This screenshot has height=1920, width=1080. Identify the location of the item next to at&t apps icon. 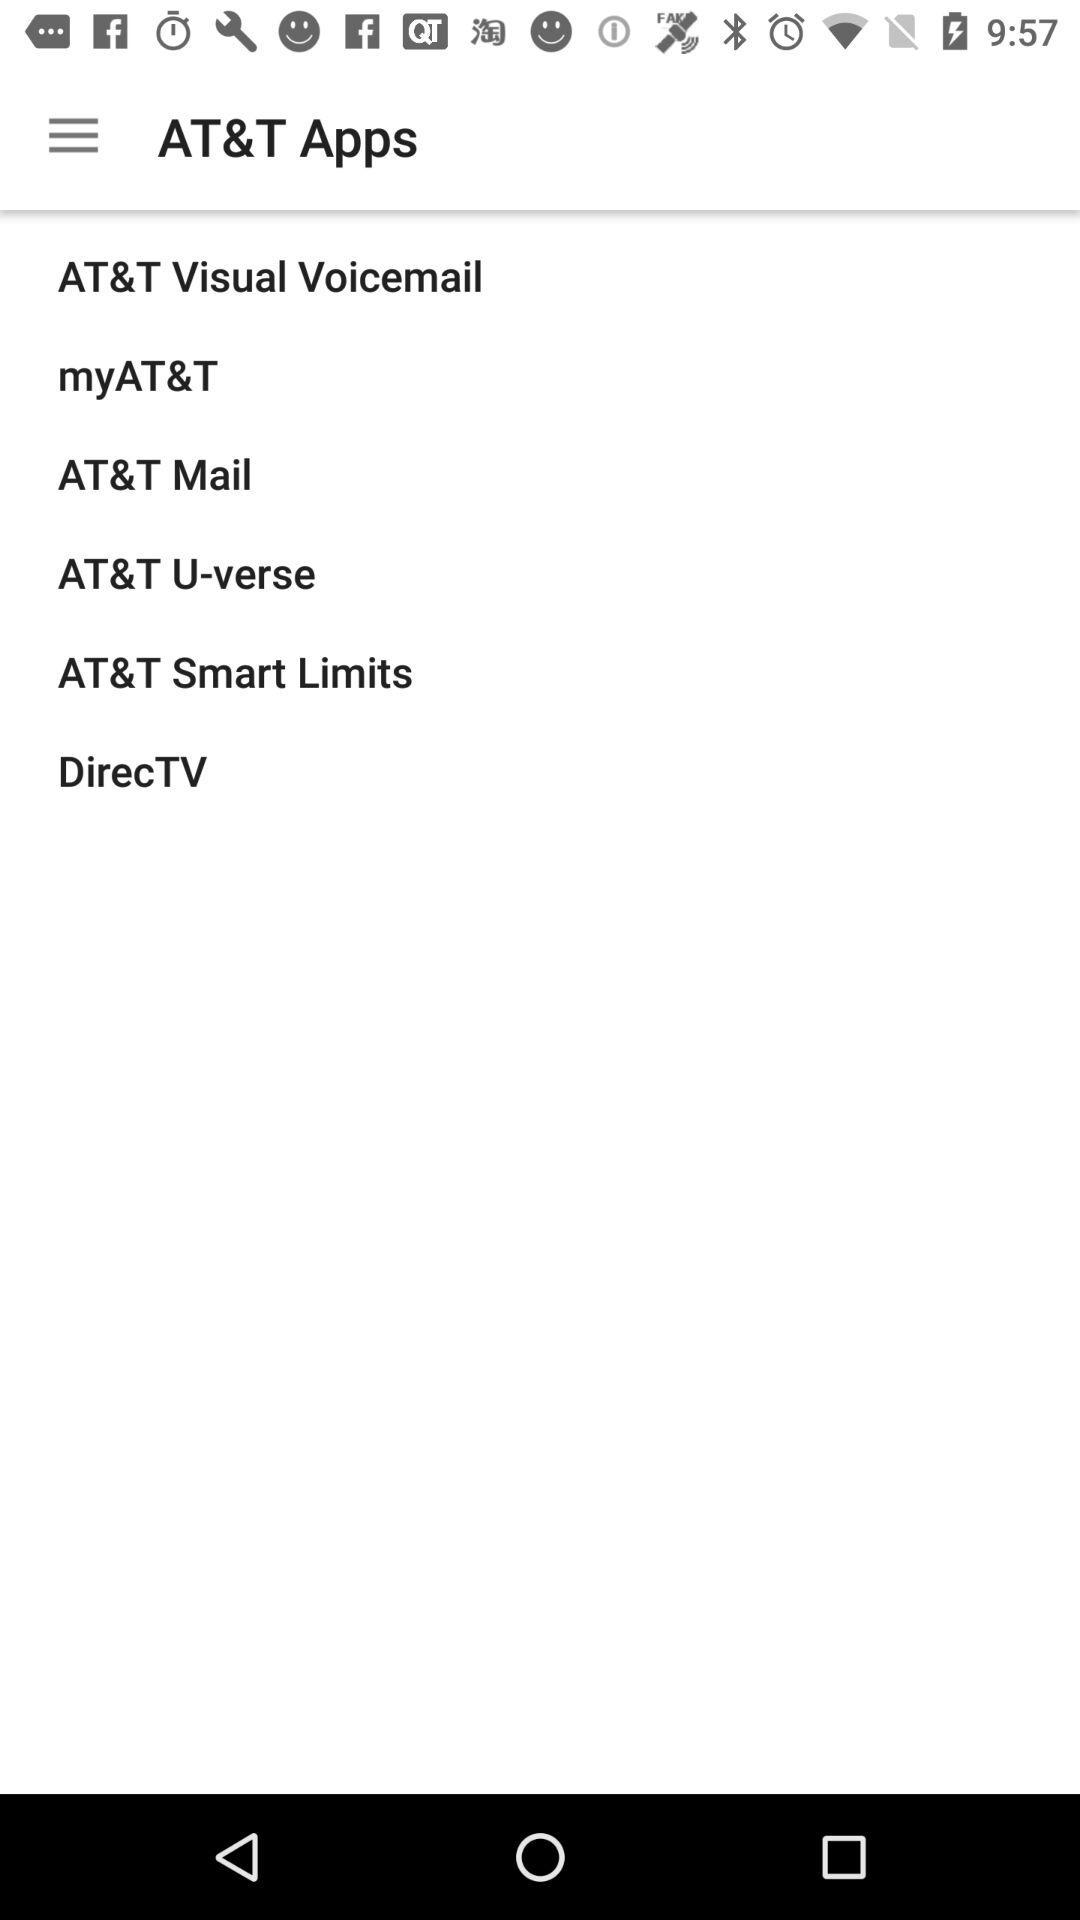
(72, 135).